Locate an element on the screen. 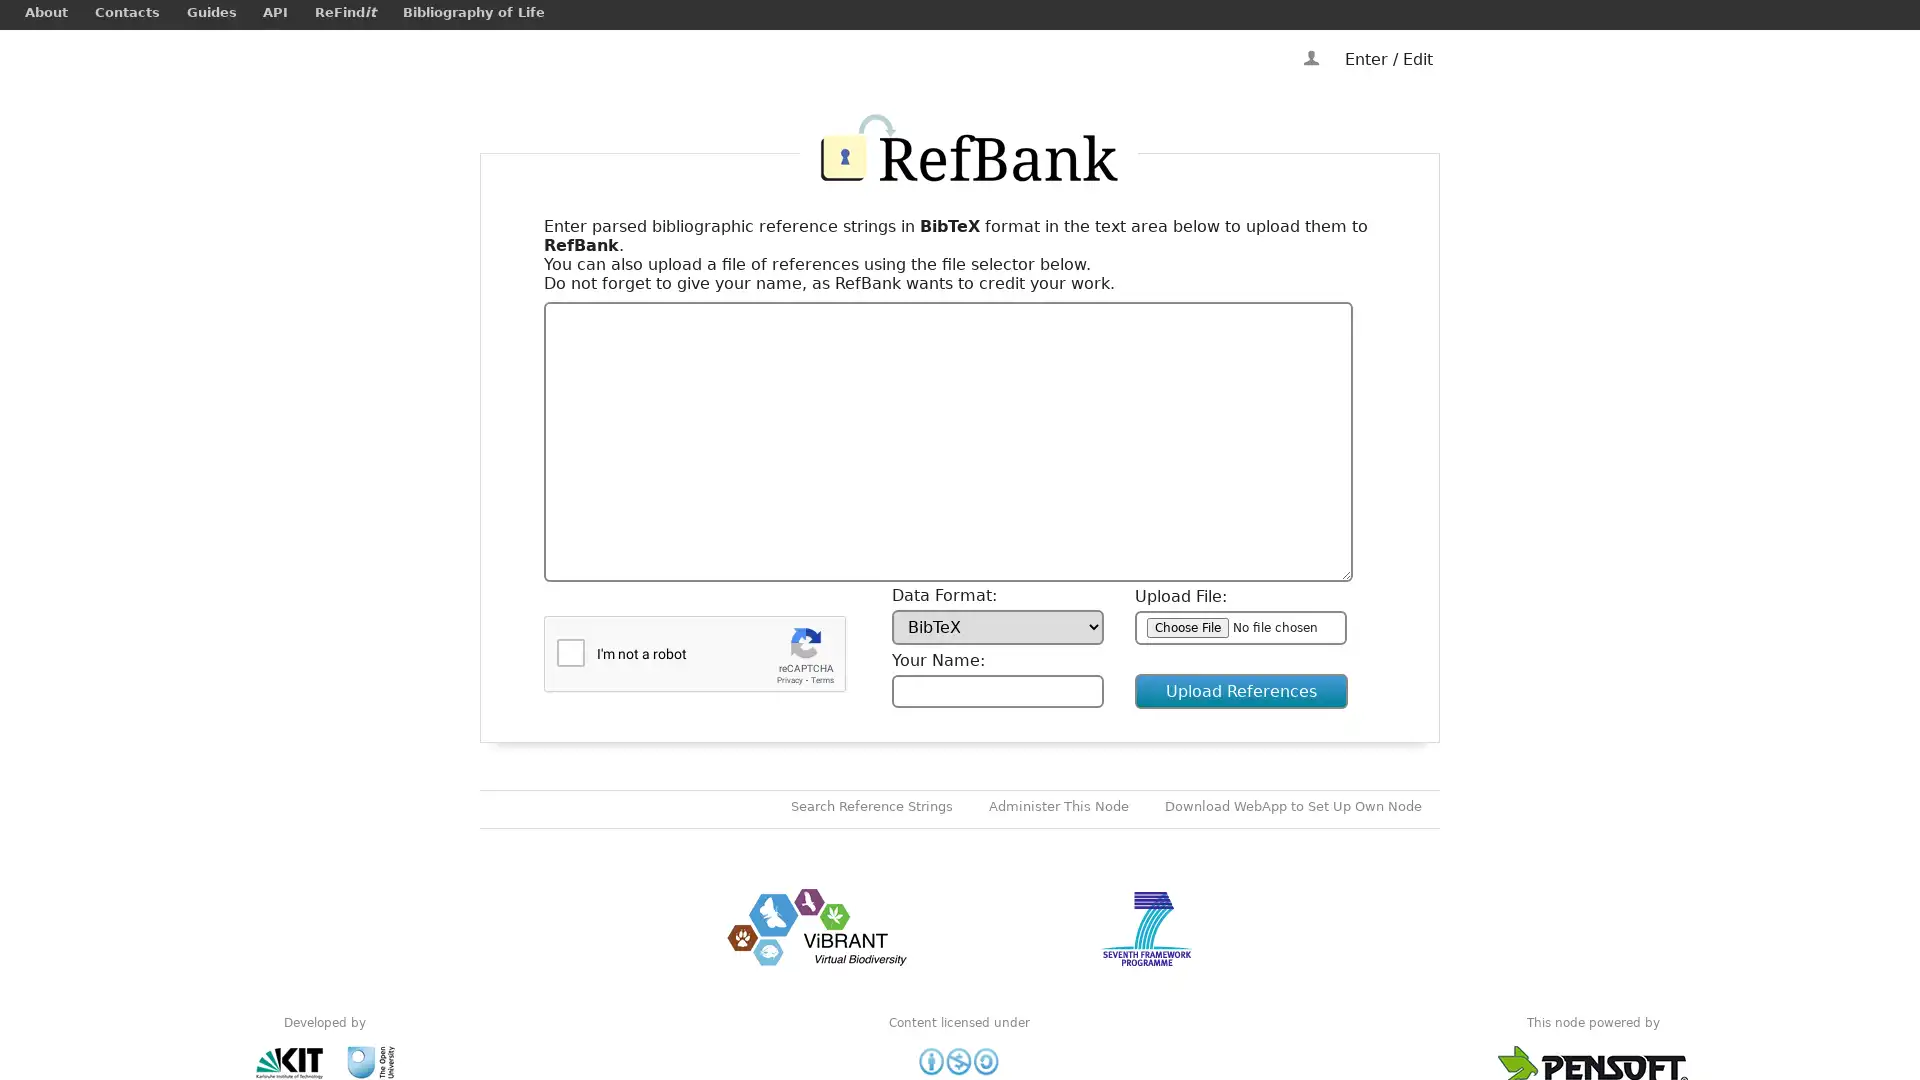 This screenshot has height=1080, width=1920. Choose File is located at coordinates (1188, 626).